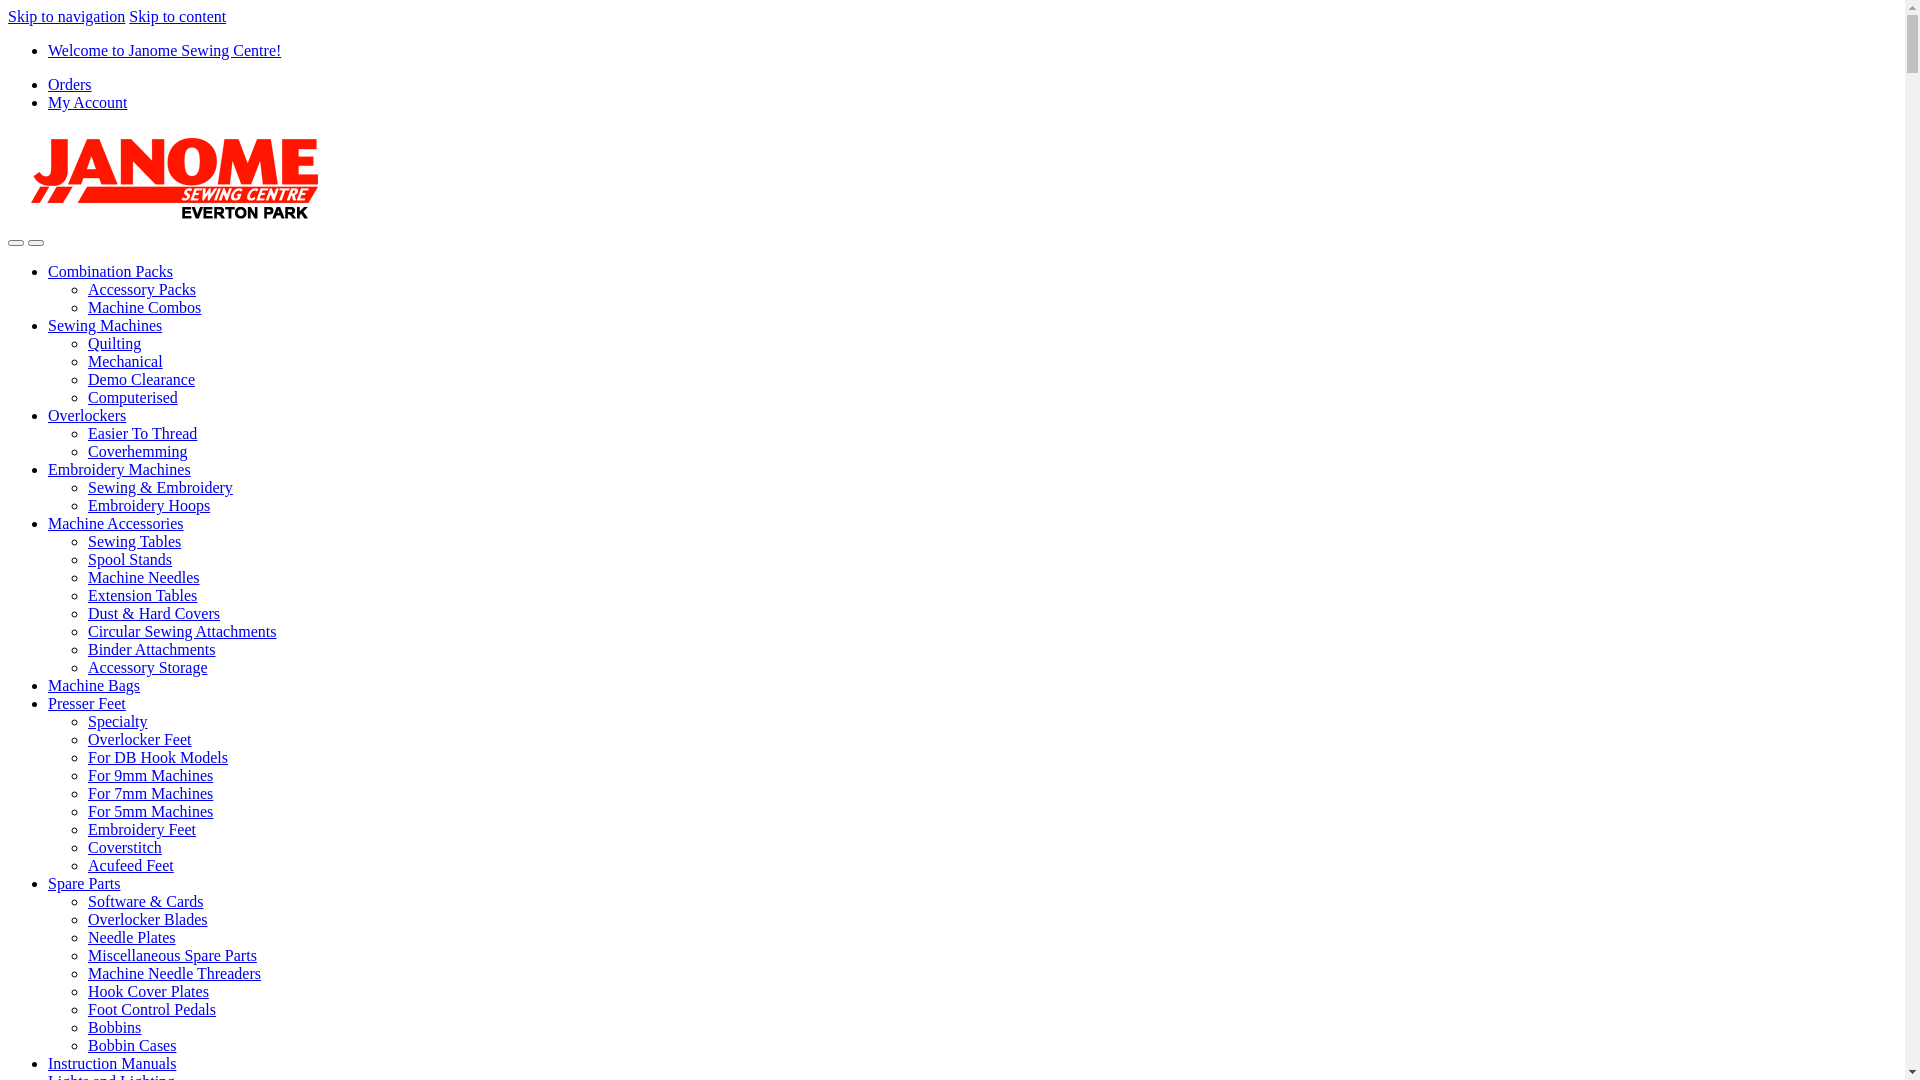  Describe the element at coordinates (86, 102) in the screenshot. I see `'My Account'` at that location.